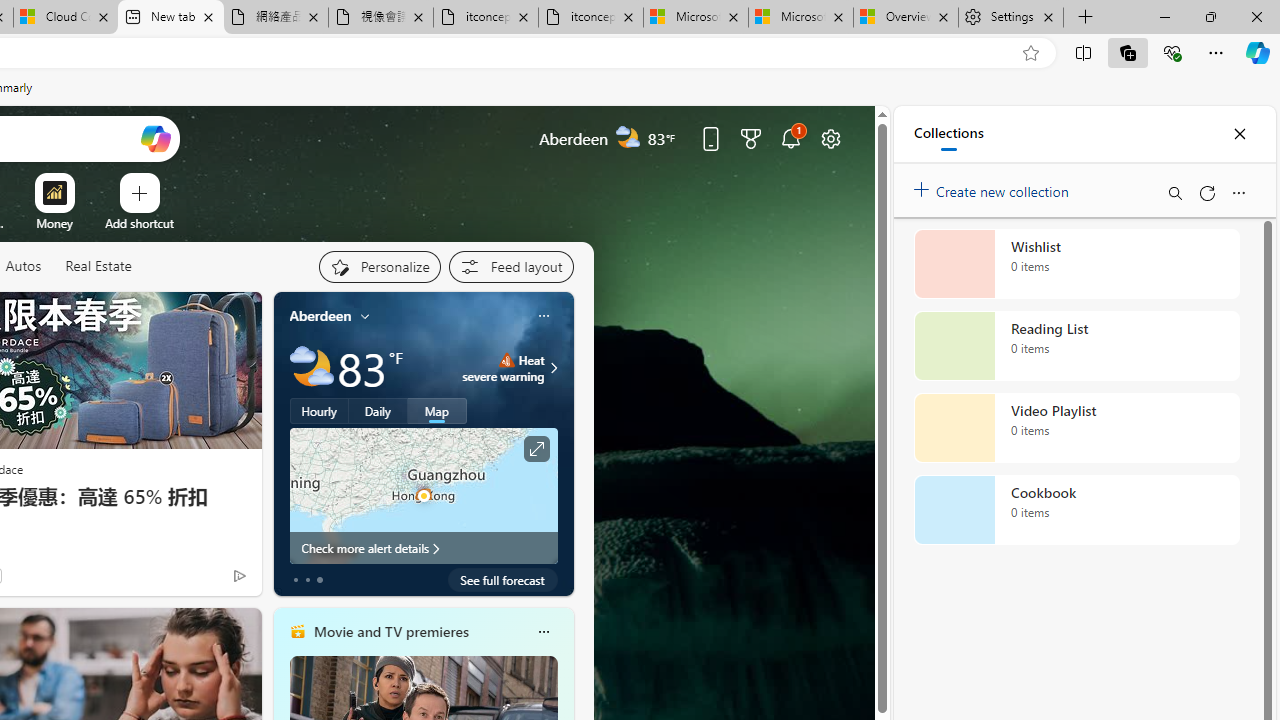 This screenshot has height=720, width=1280. What do you see at coordinates (1076, 509) in the screenshot?
I see `'Cookbook collection, 0 items'` at bounding box center [1076, 509].